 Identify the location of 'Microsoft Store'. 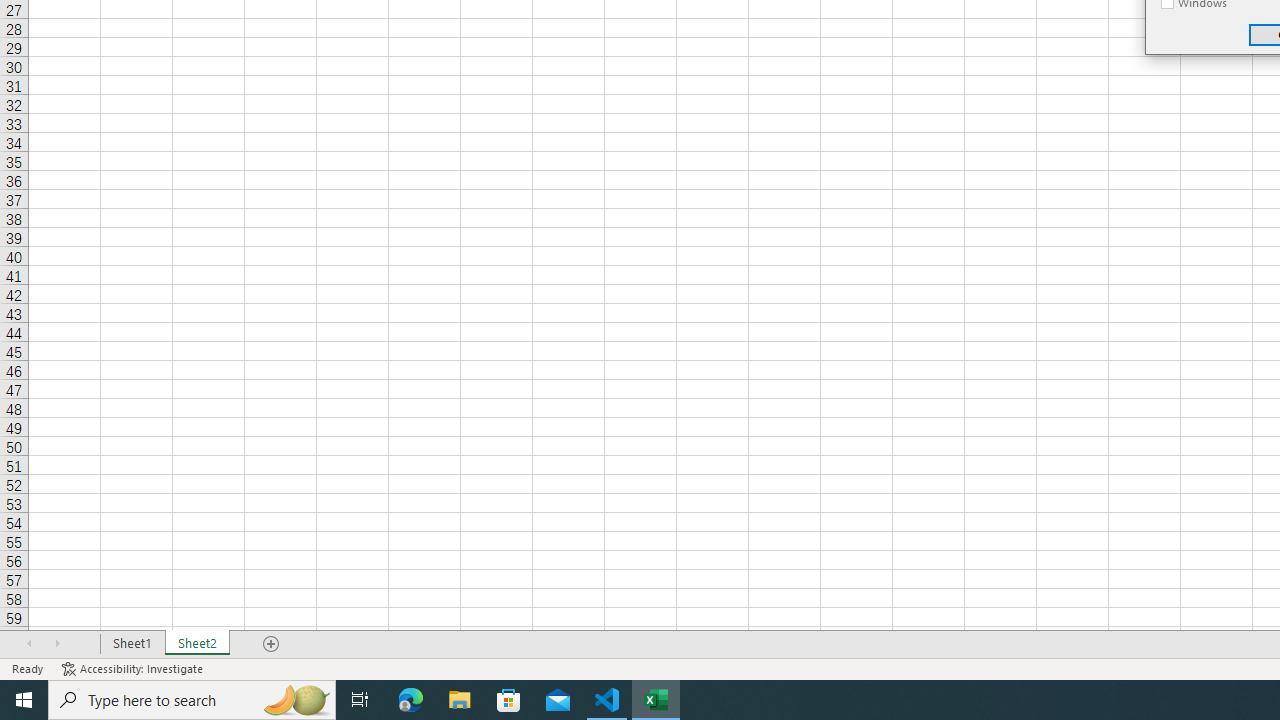
(509, 698).